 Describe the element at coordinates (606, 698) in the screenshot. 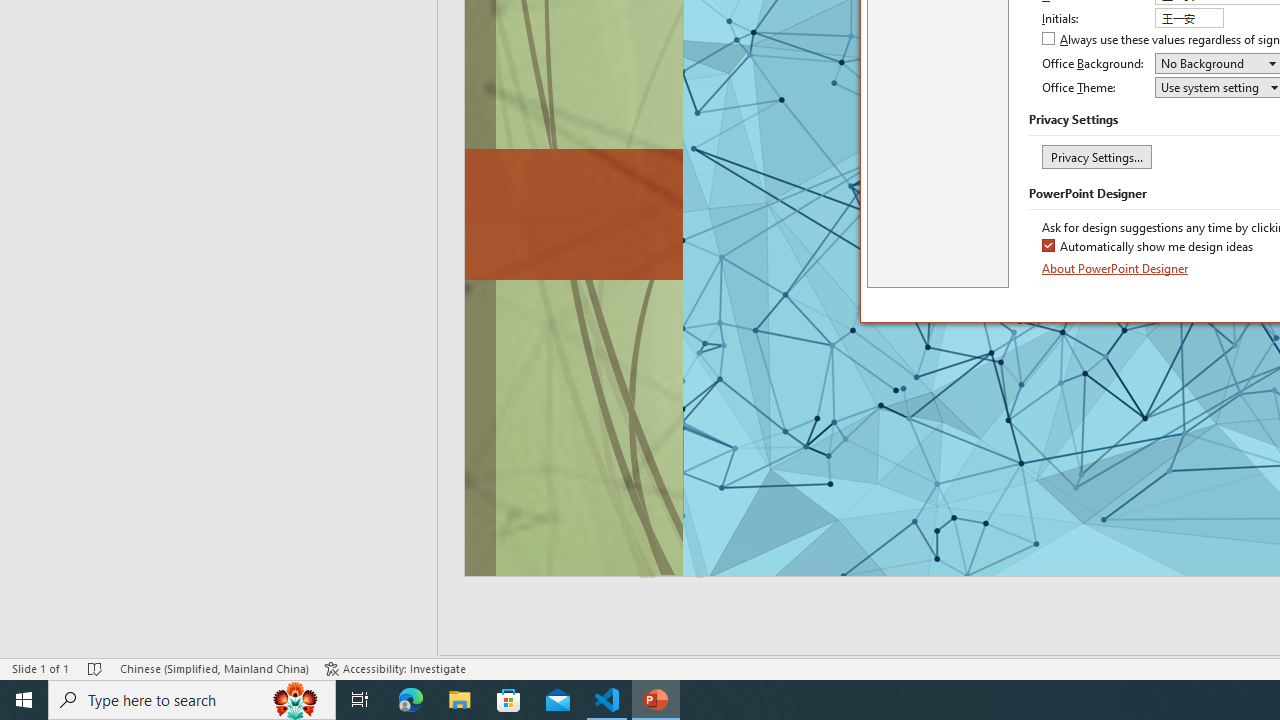

I see `'Visual Studio Code - 1 running window'` at that location.